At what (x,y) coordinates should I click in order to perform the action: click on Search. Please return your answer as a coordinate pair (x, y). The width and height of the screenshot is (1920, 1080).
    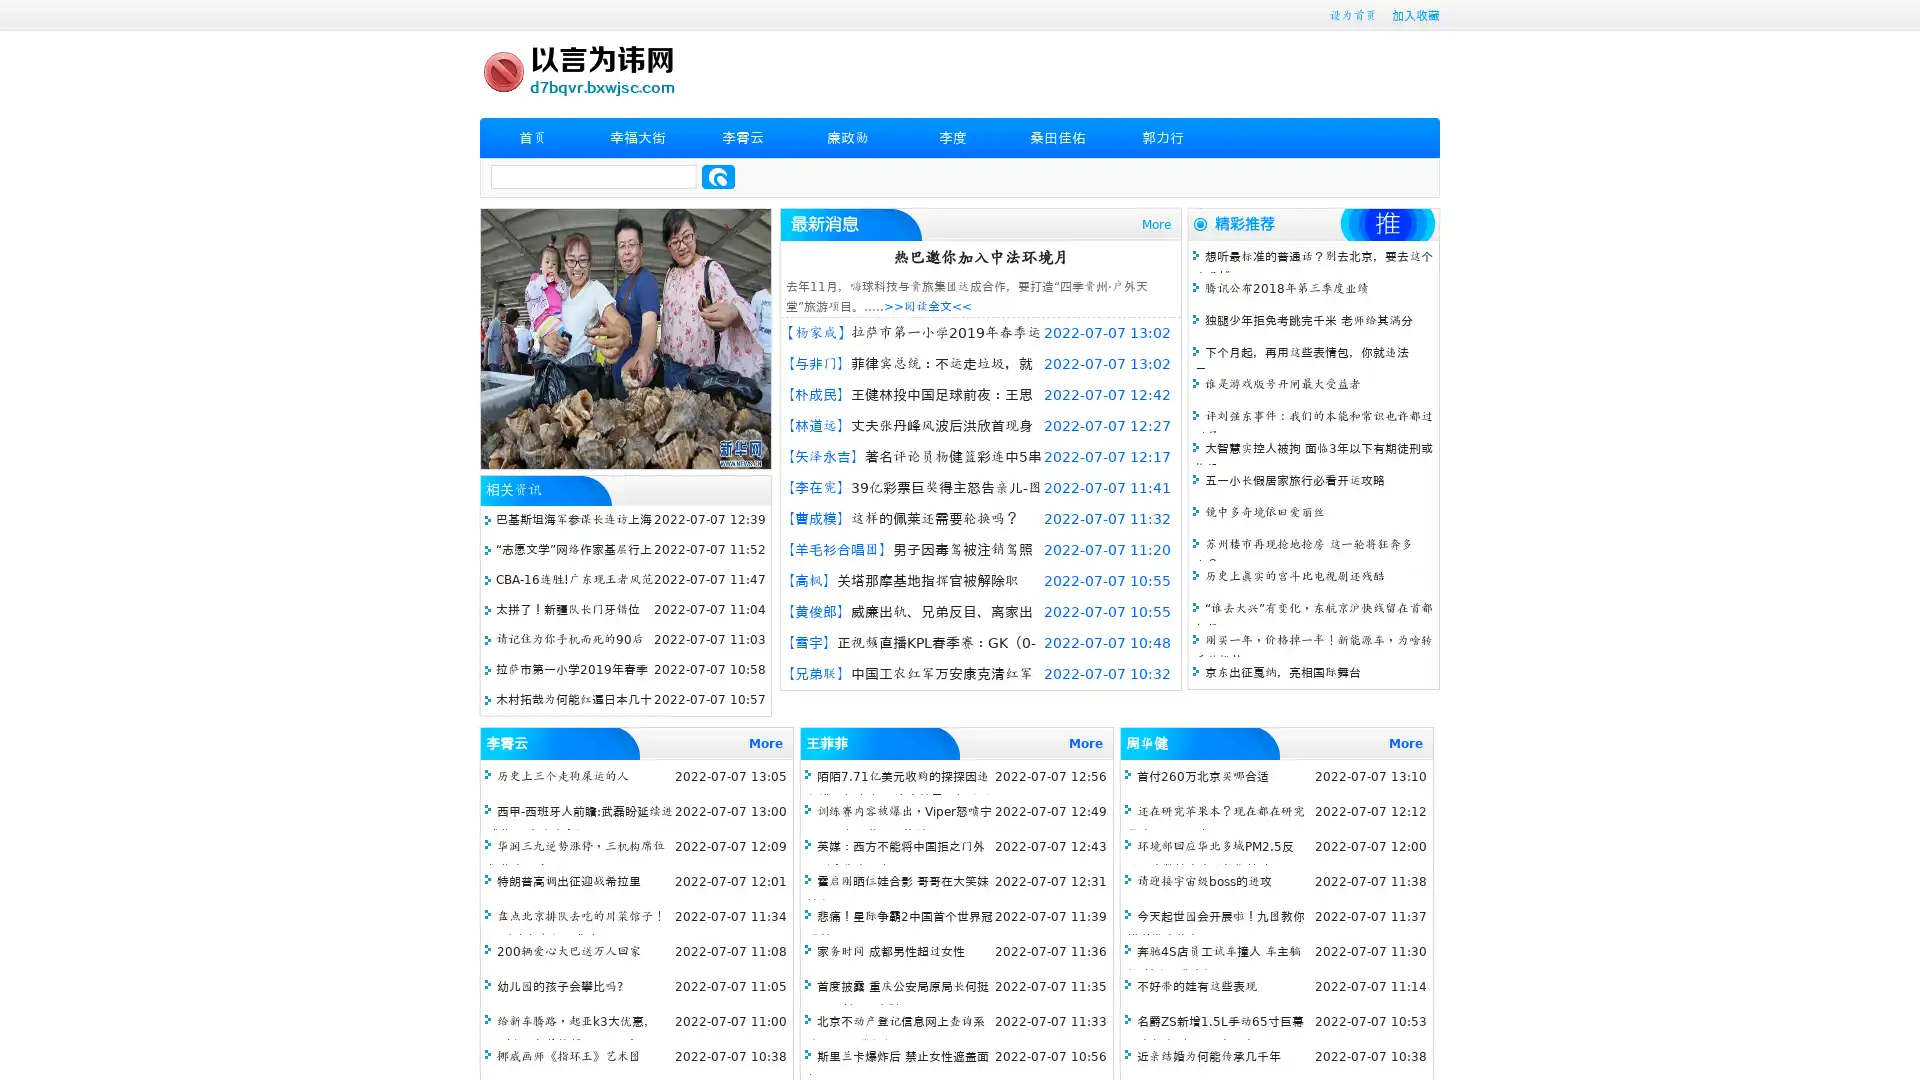
    Looking at the image, I should click on (718, 176).